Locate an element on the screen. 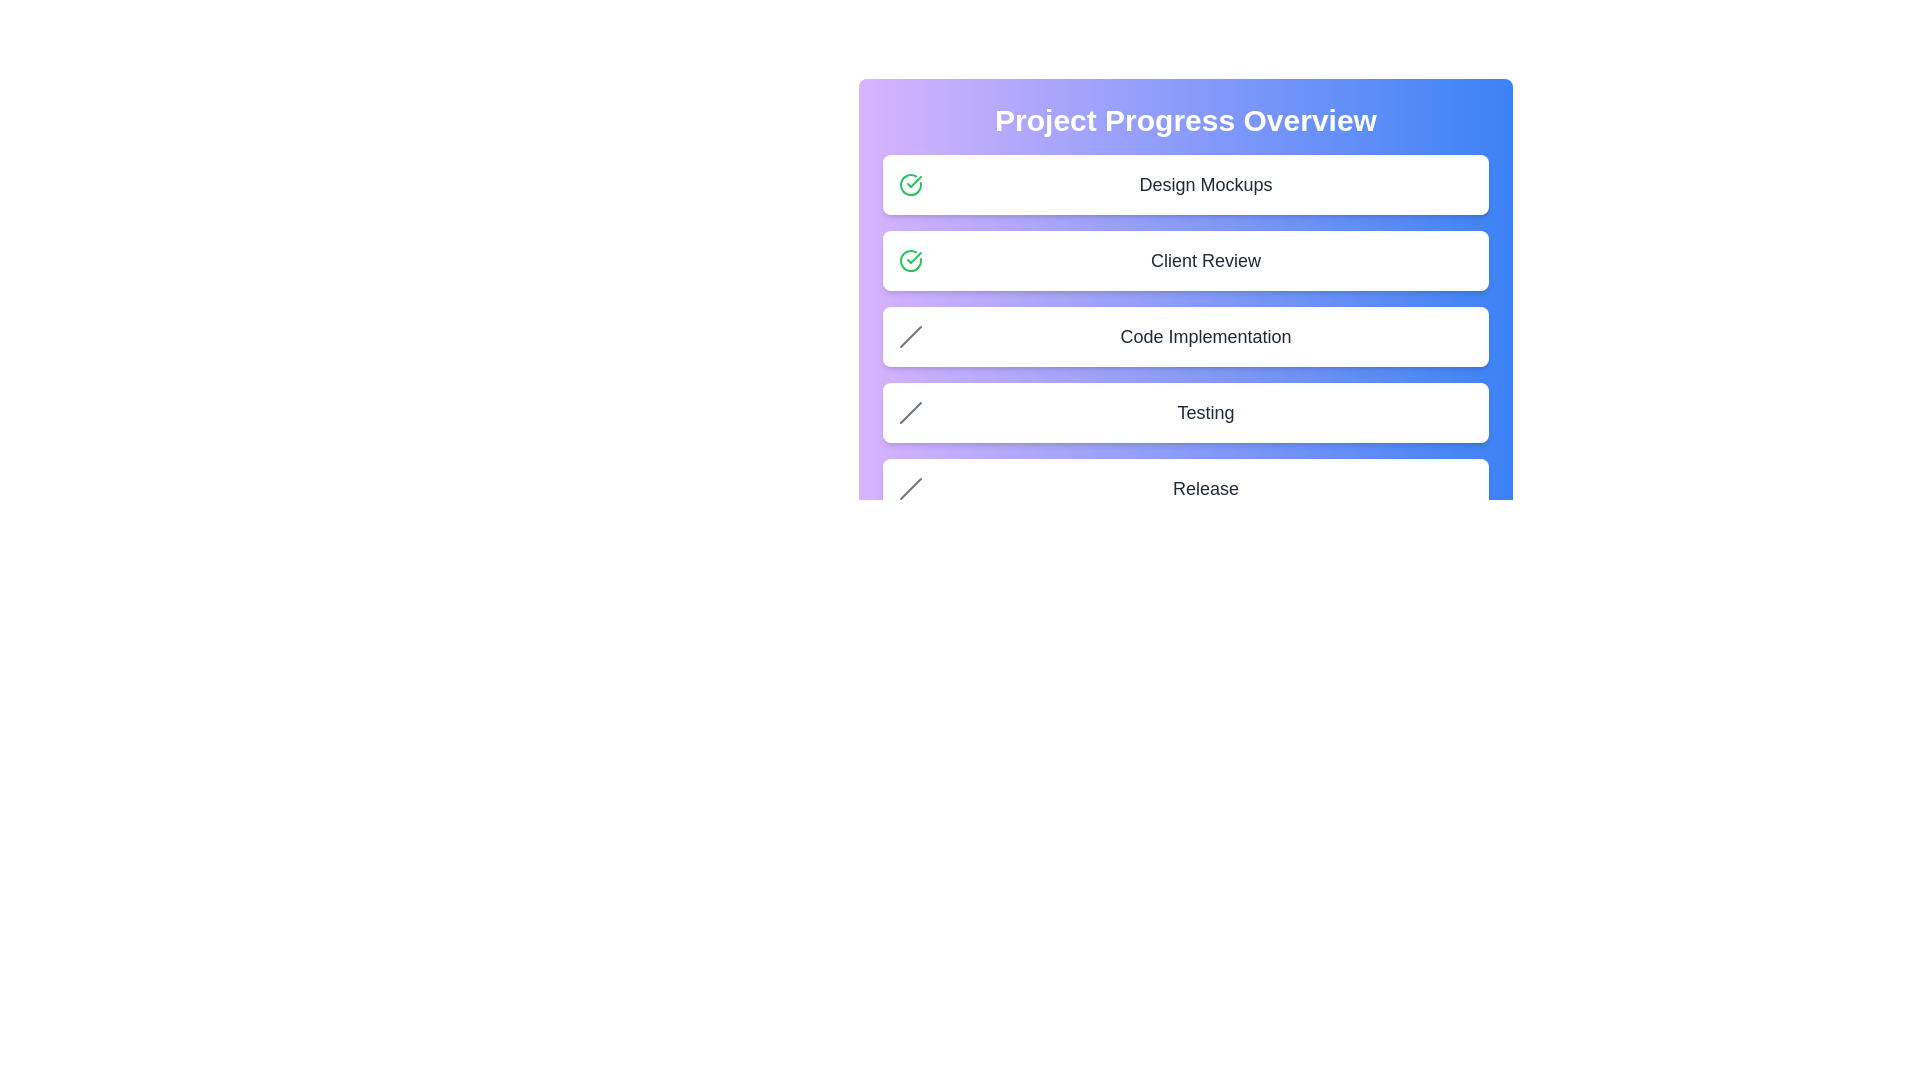 The height and width of the screenshot is (1080, 1920). properties of the decorative 'completed' or 'checked' status vector graphic element within the 'Client Review' task icon, located in the second item of the task list in the 'Project Progress Overview' interface is located at coordinates (910, 260).